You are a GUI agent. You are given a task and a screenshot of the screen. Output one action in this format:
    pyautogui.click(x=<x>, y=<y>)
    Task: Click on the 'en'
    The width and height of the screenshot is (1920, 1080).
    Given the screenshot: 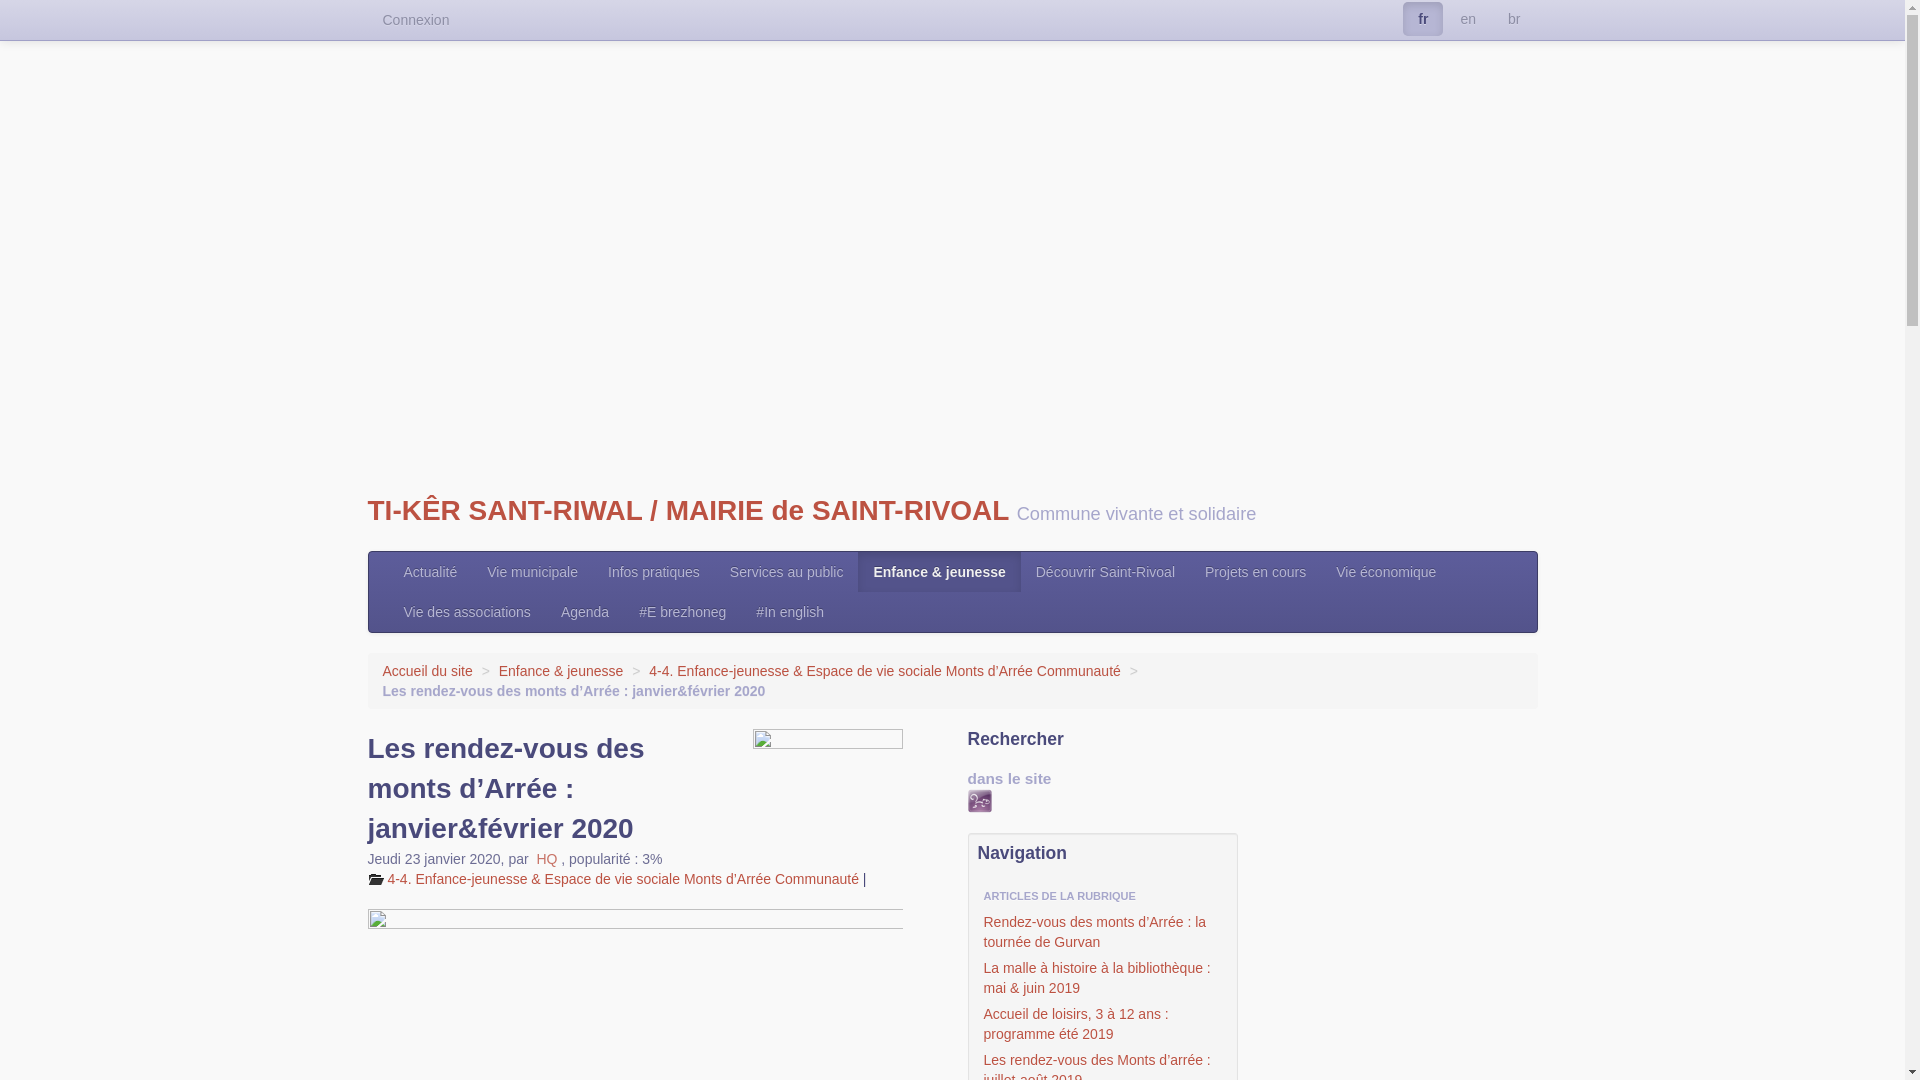 What is the action you would take?
    pyautogui.click(x=1468, y=19)
    